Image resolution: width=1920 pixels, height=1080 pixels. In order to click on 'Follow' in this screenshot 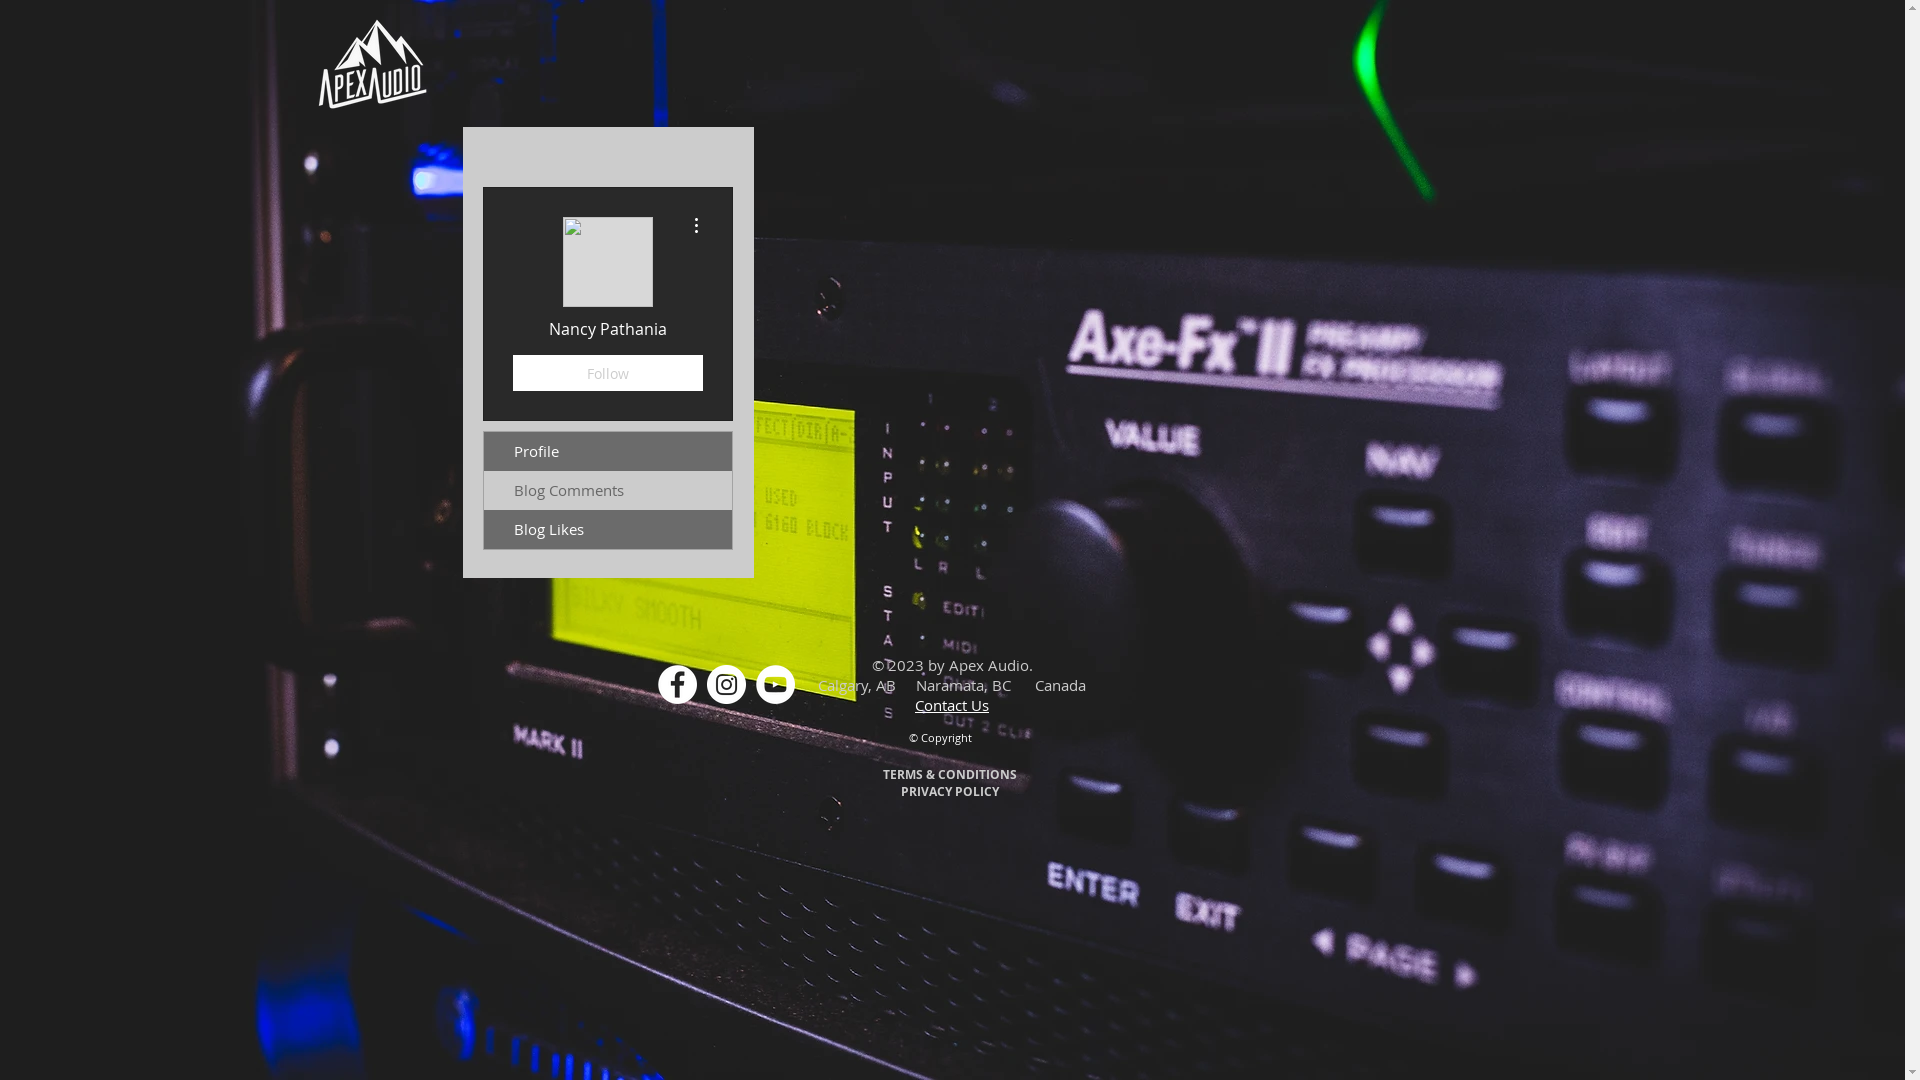, I will do `click(512, 373)`.